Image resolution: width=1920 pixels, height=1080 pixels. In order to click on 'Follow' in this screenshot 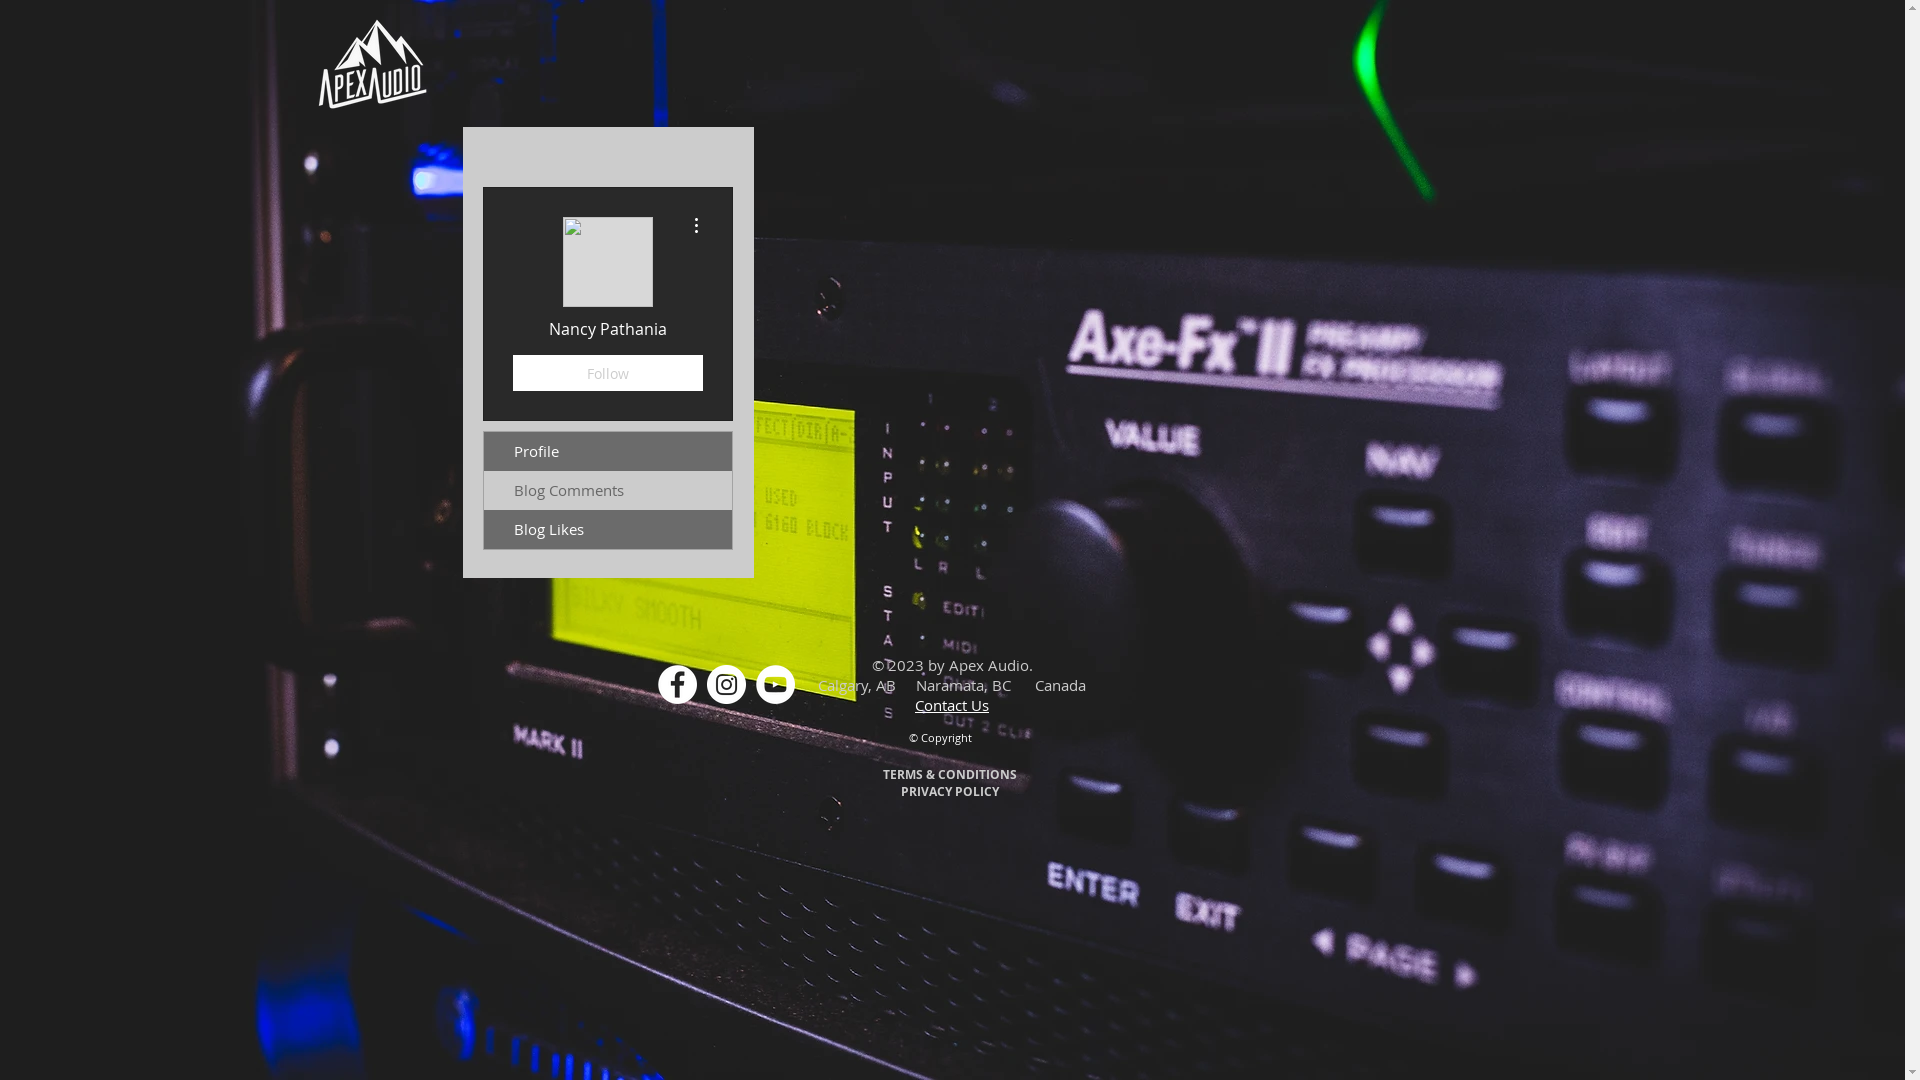, I will do `click(512, 373)`.